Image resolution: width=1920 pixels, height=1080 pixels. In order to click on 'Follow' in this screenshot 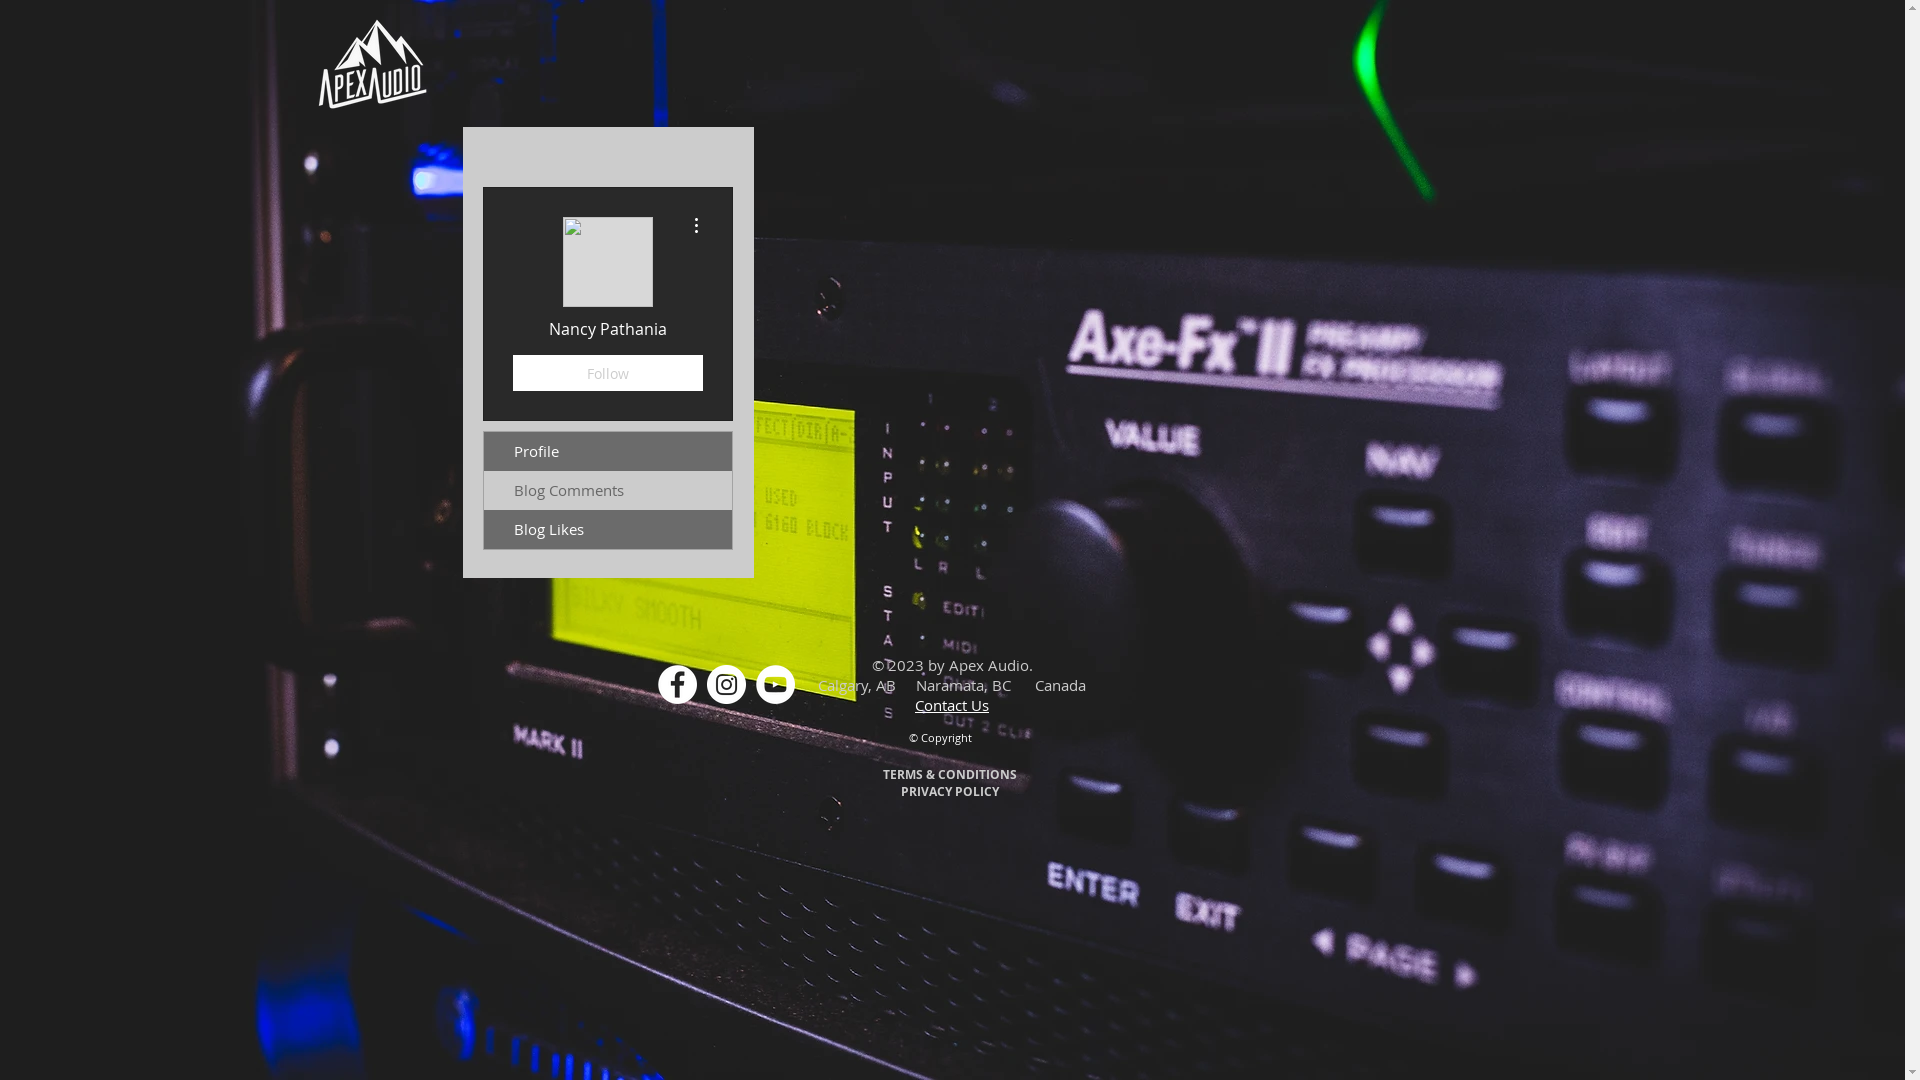, I will do `click(512, 373)`.